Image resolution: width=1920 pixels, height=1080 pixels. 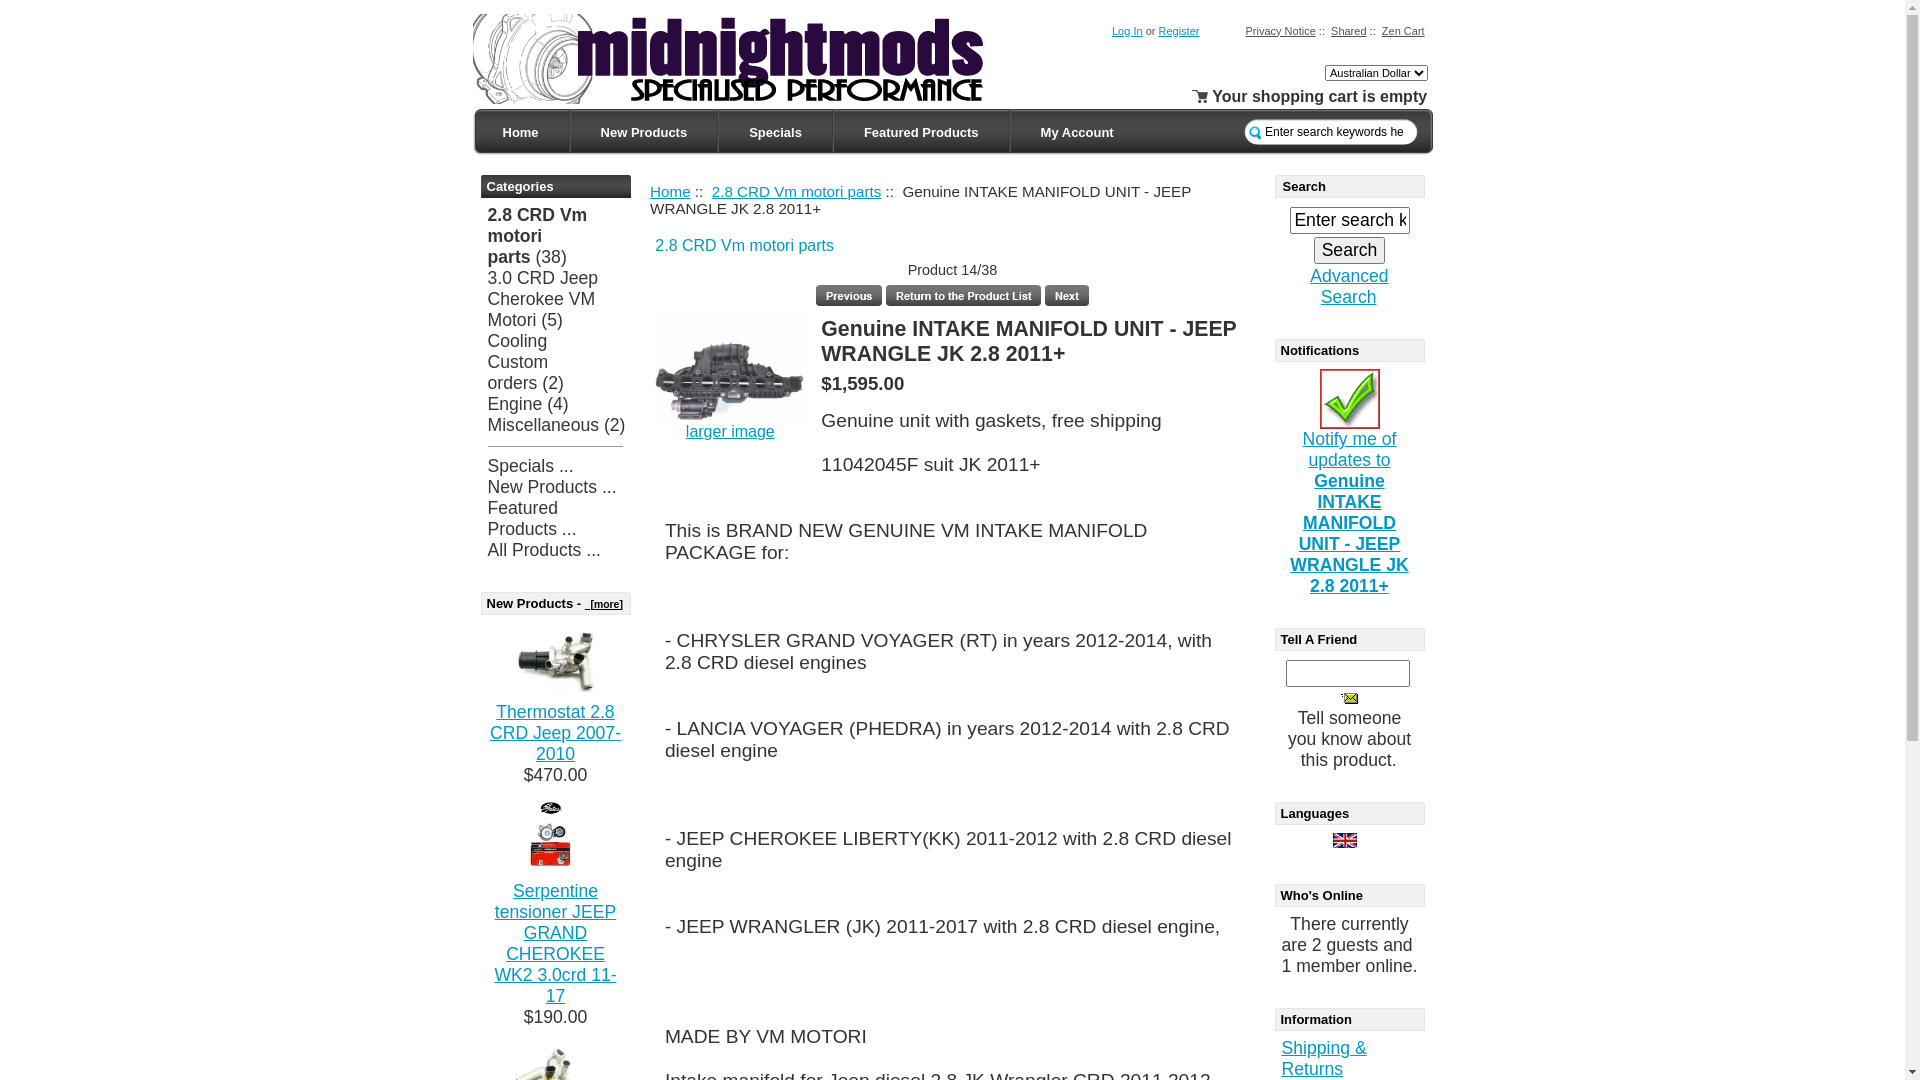 What do you see at coordinates (654, 366) in the screenshot?
I see `' Genuine INTAKE MANIFOLD UNIT - JEEP WRANGLE JK 2.8 2011+ '` at bounding box center [654, 366].